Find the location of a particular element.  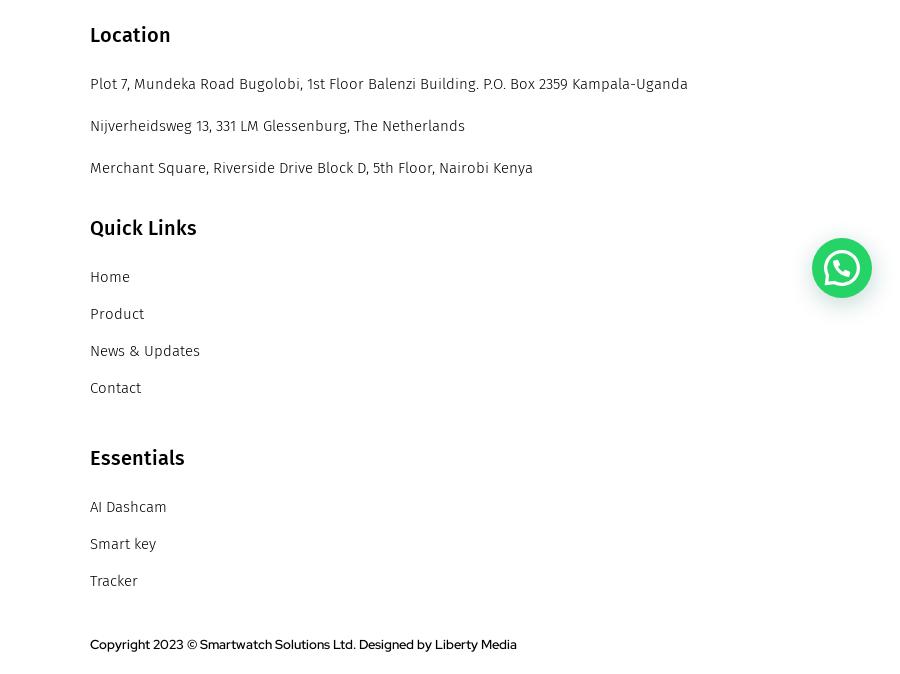

'Contact' is located at coordinates (115, 387).